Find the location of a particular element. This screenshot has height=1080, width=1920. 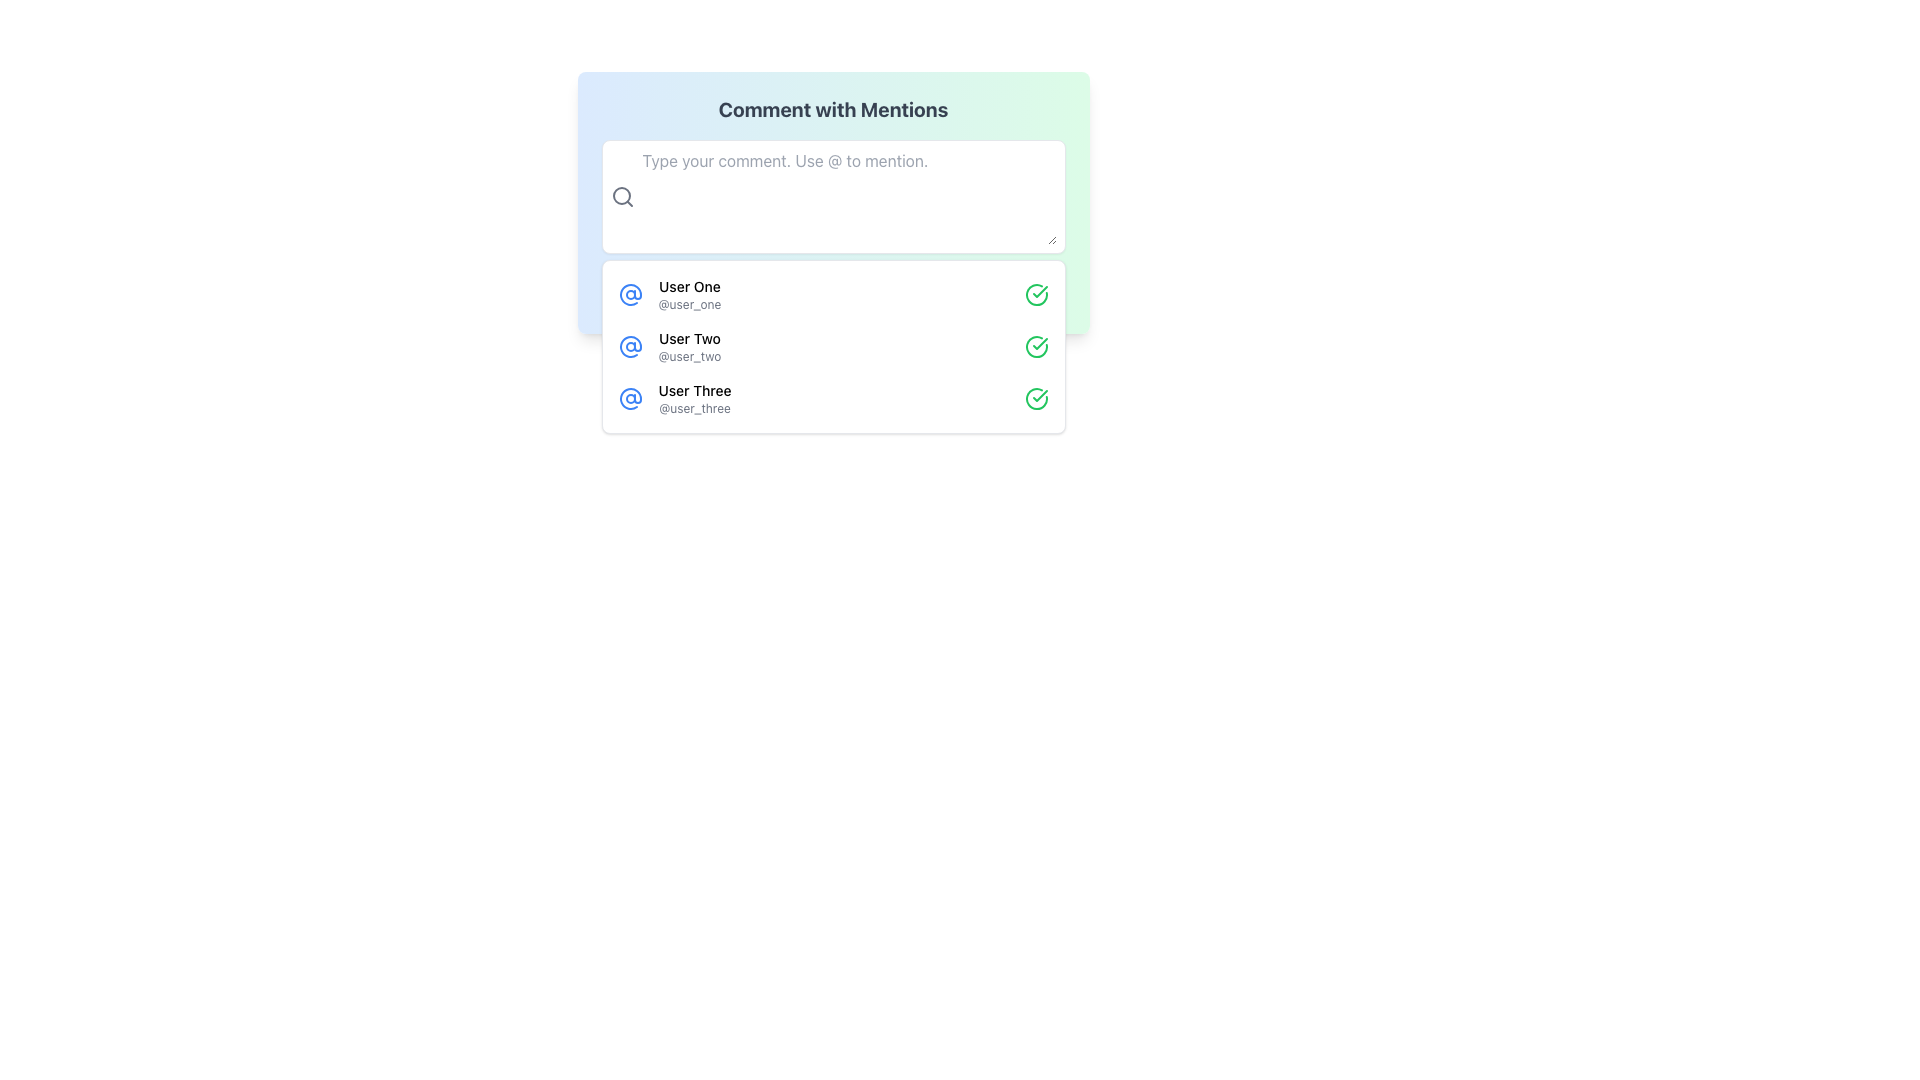

the visual indicator icon that confirms or highlights the 'User Two' list item, located to the right of the username and handle text is located at coordinates (1036, 346).